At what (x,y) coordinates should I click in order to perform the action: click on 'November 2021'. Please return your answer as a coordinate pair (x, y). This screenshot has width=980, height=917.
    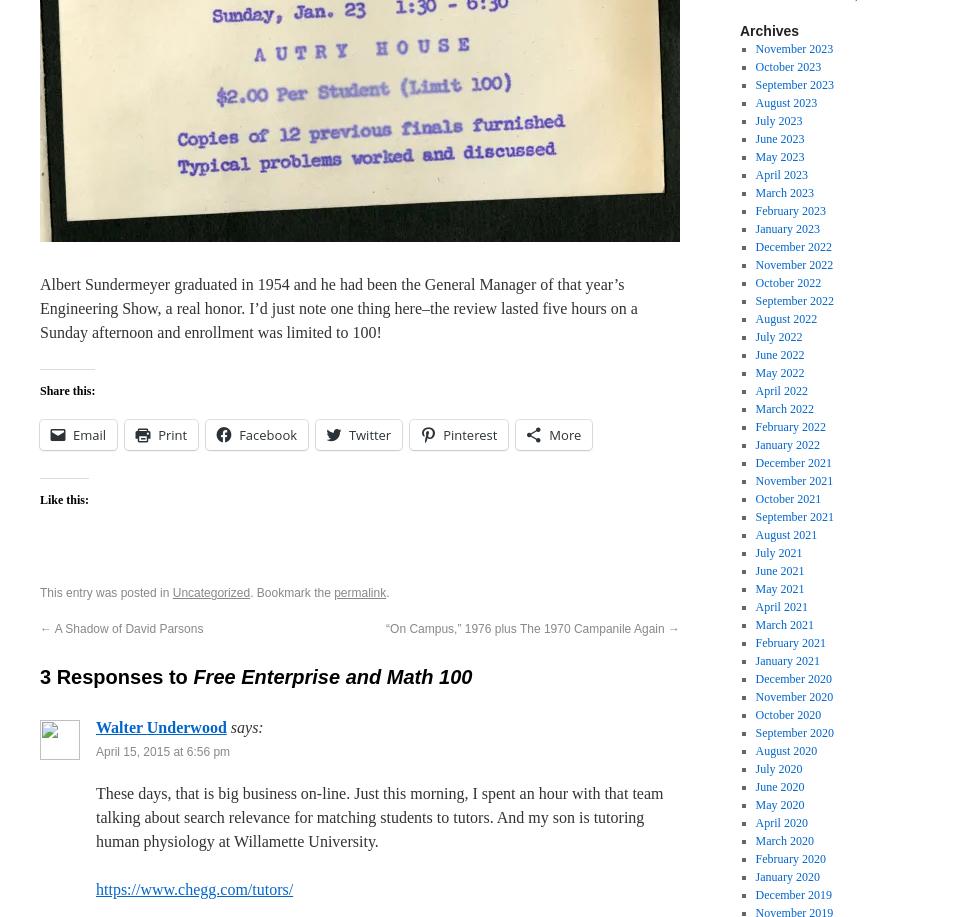
    Looking at the image, I should click on (754, 479).